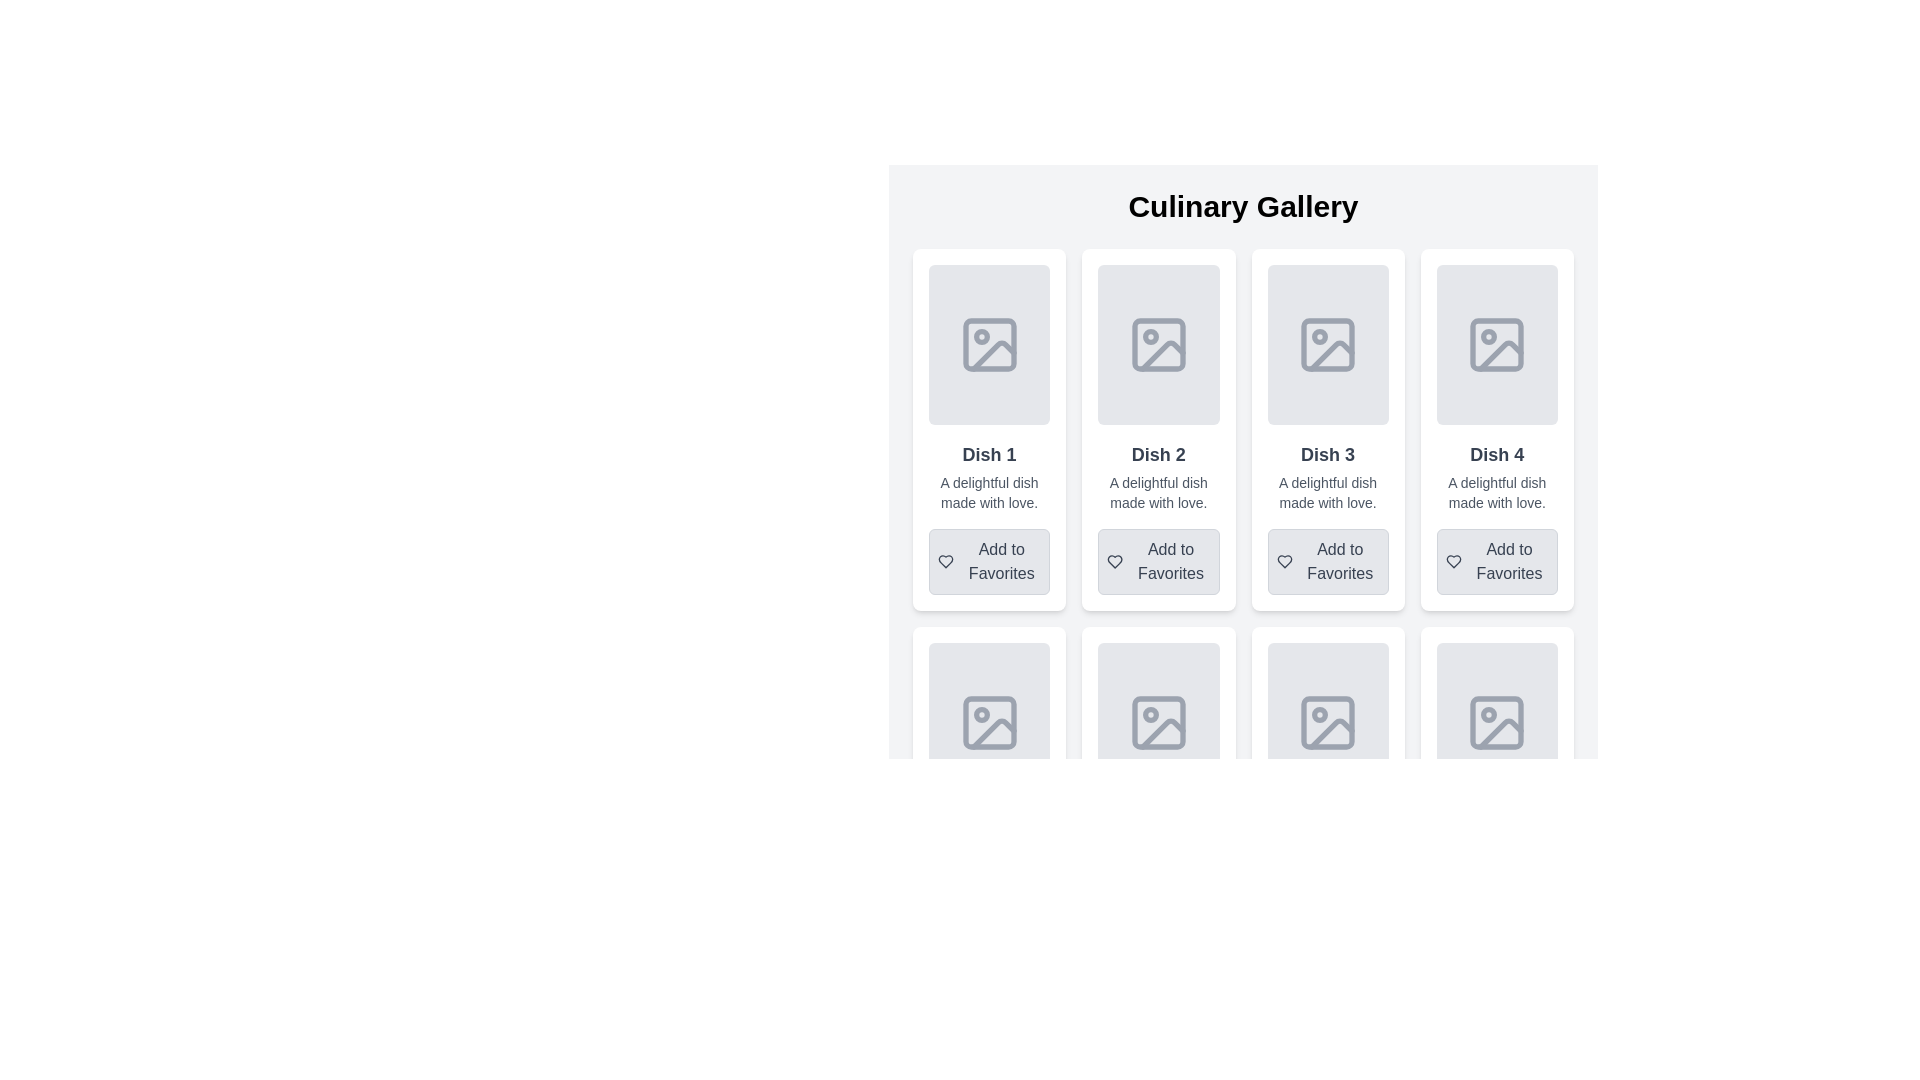  I want to click on the top-left SVG rectangle of the image placeholder icon within the fifth card of the second row in the Culinary Gallery grid, so click(1158, 722).